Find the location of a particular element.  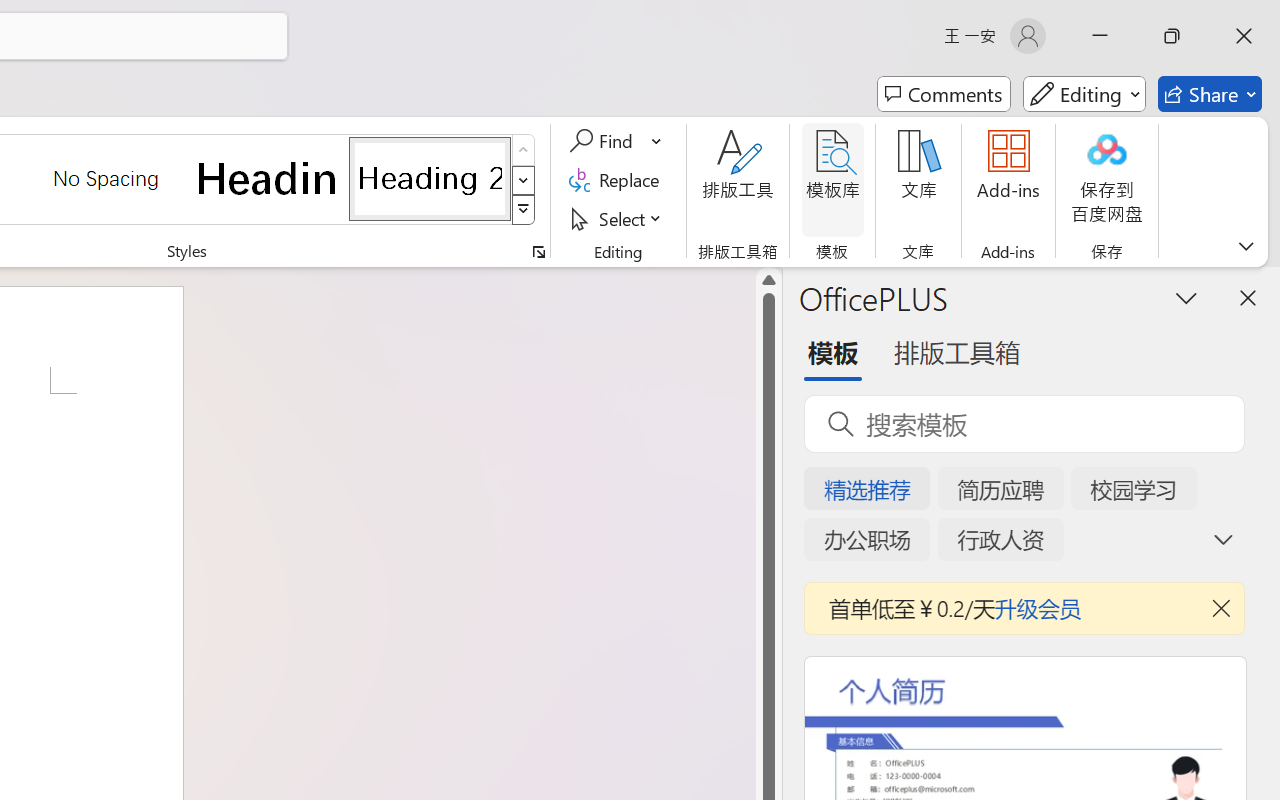

'Heading 1' is located at coordinates (267, 177).